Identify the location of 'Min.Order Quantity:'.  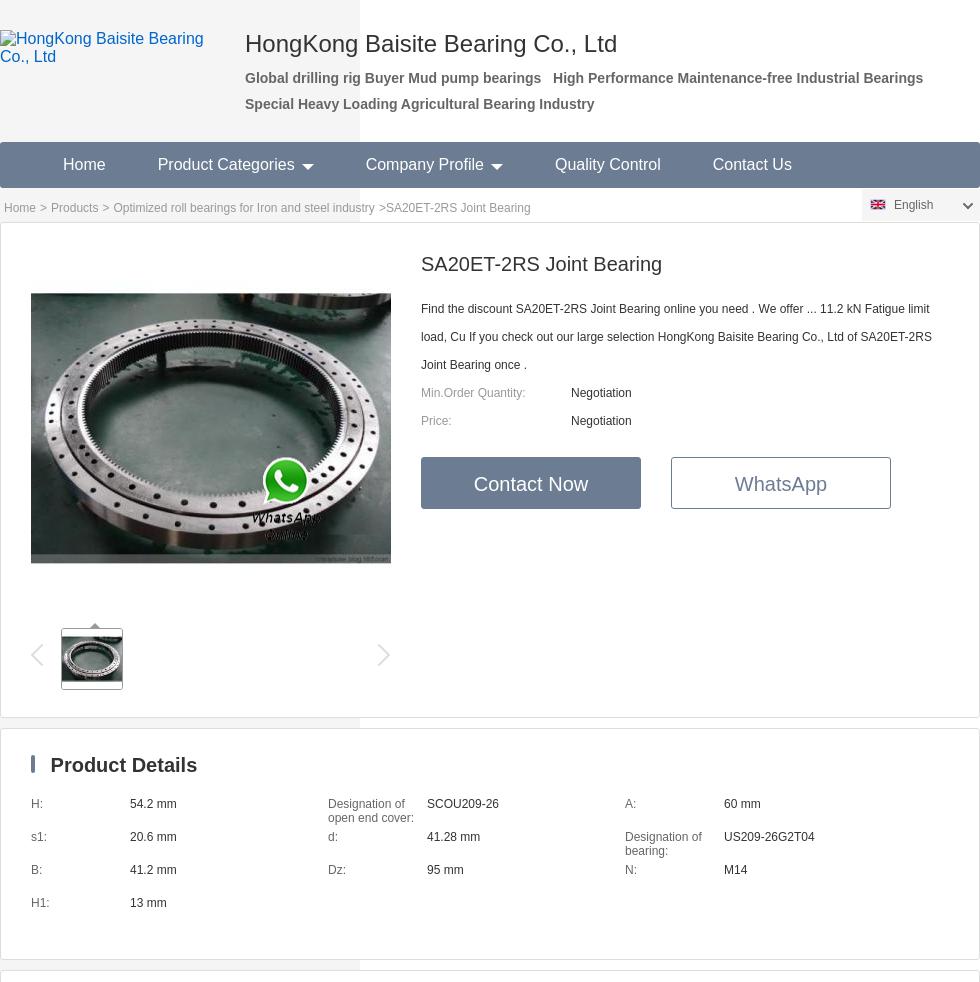
(473, 392).